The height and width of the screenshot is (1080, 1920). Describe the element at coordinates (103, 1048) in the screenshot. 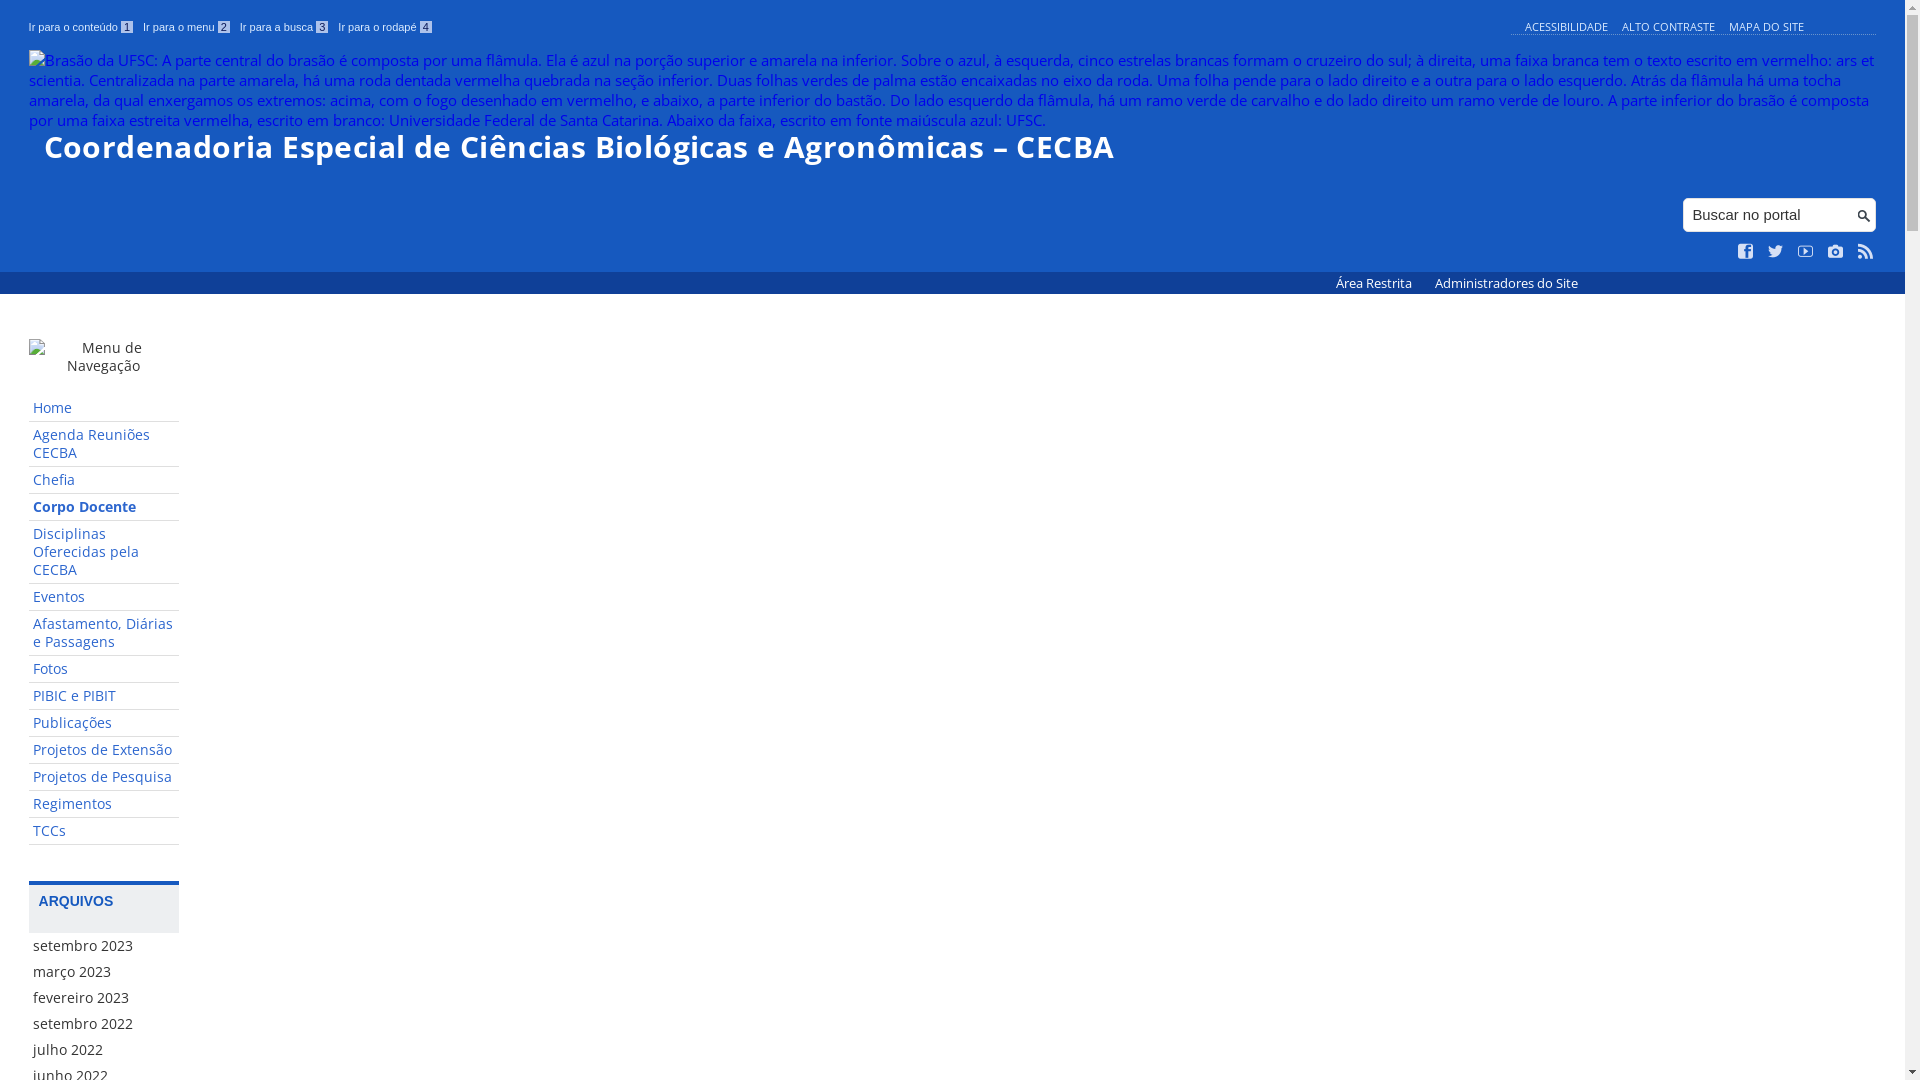

I see `'julho 2022'` at that location.